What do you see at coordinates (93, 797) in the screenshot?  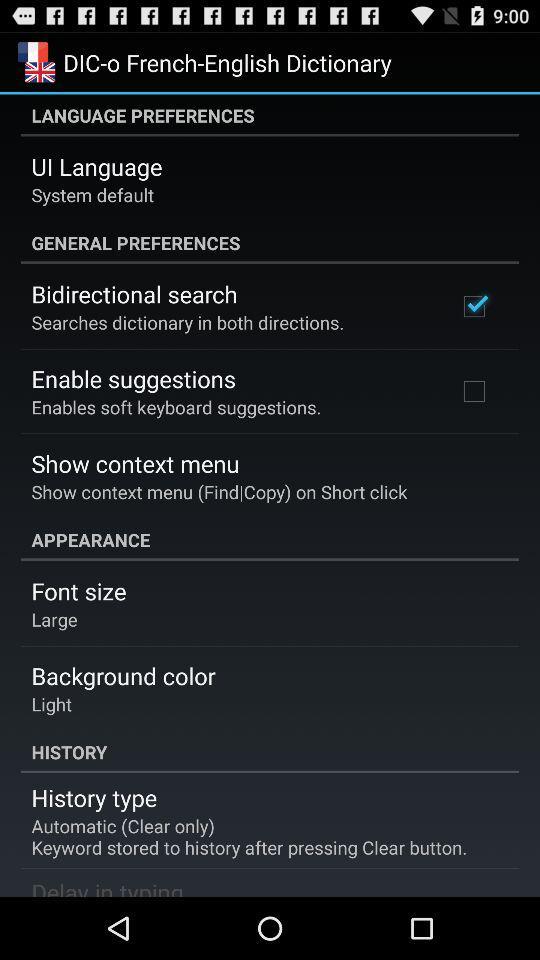 I see `the app below the history icon` at bounding box center [93, 797].